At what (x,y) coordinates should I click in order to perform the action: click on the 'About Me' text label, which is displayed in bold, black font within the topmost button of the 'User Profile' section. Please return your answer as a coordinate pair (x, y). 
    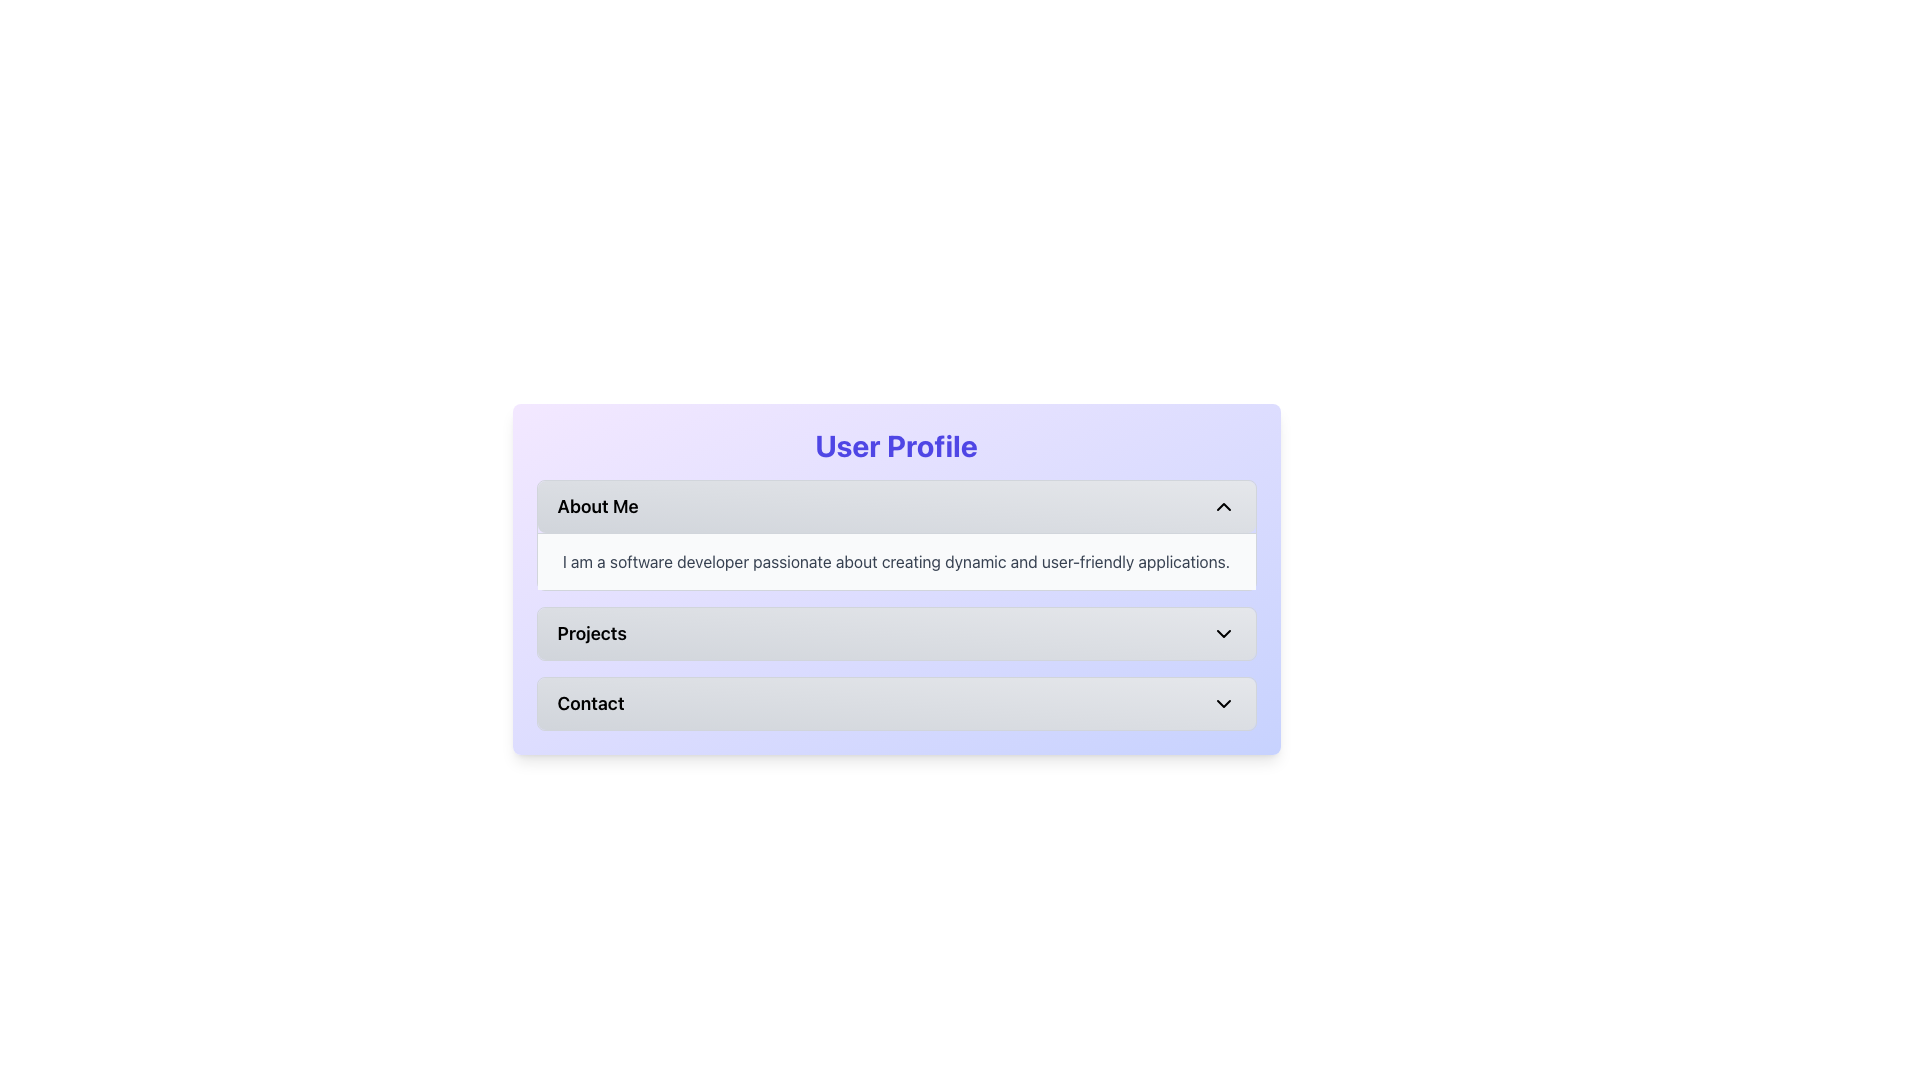
    Looking at the image, I should click on (597, 505).